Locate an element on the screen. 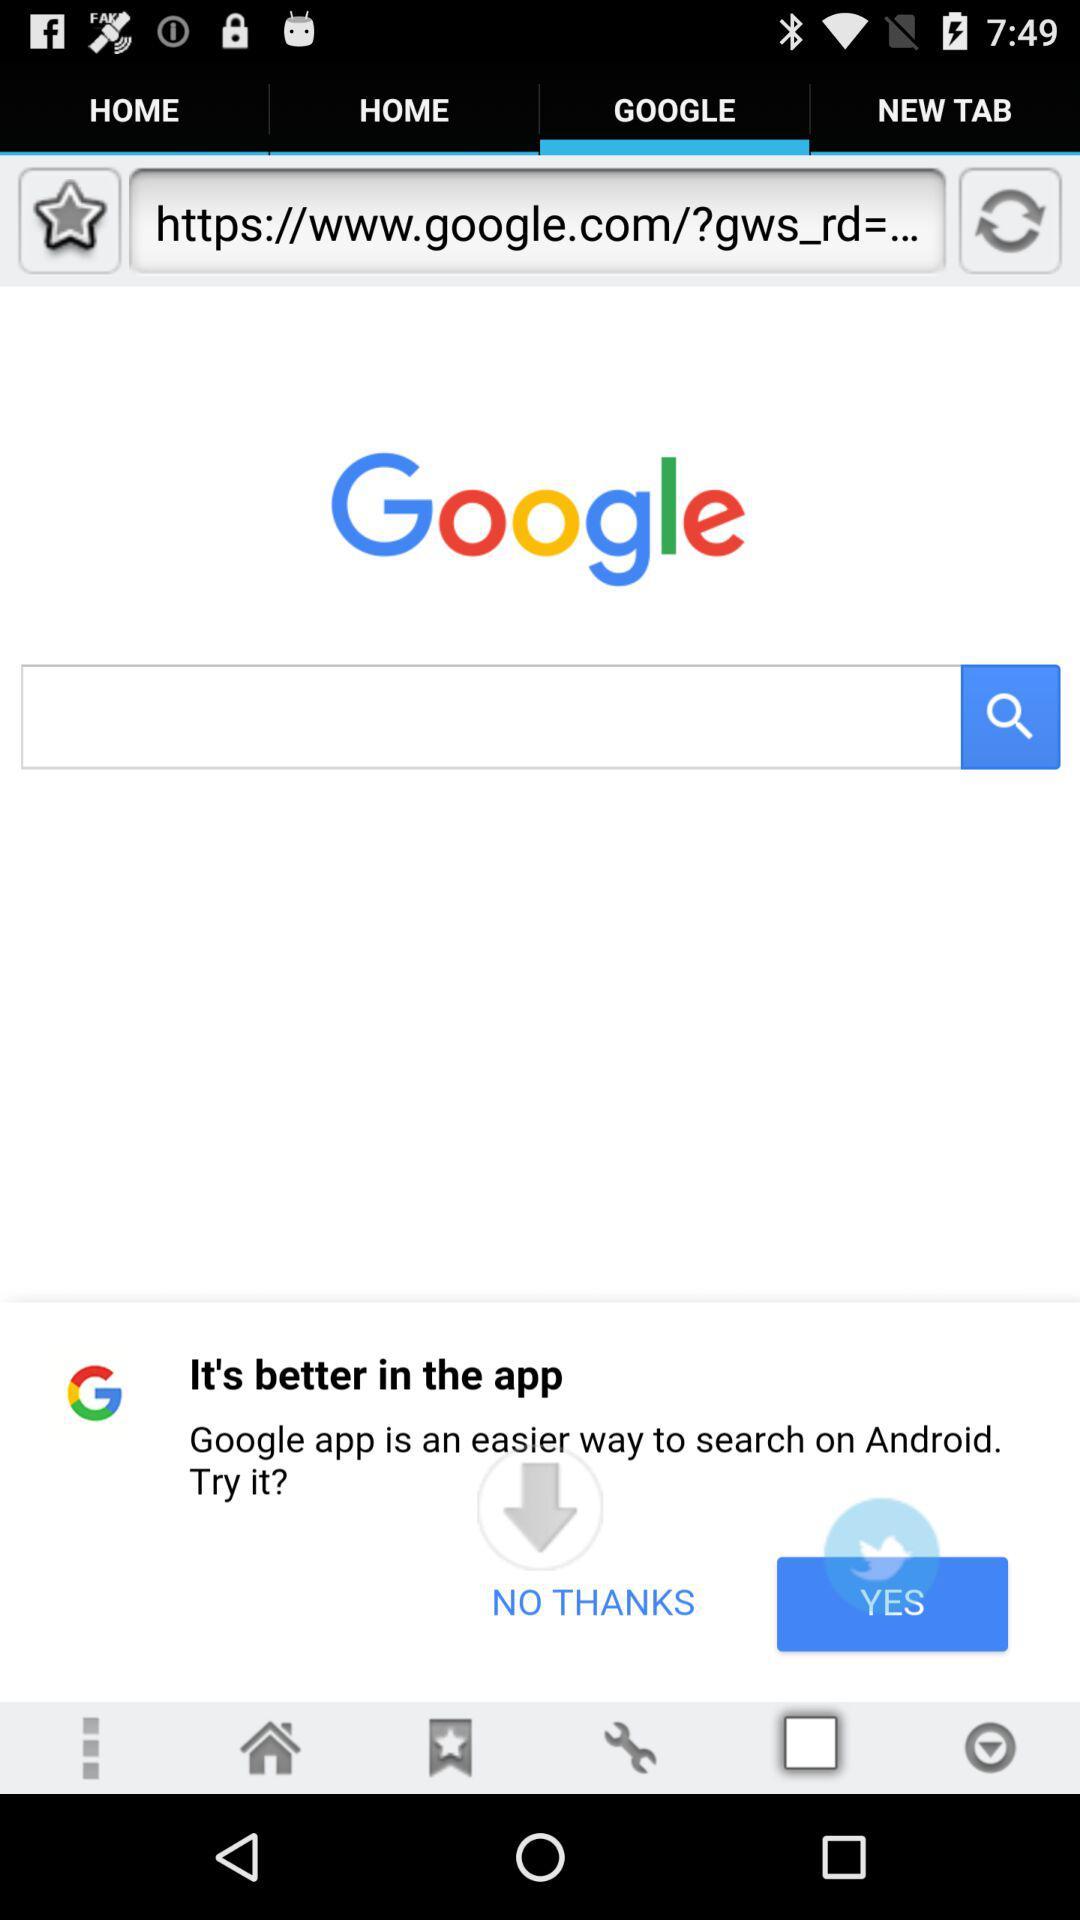 This screenshot has height=1920, width=1080. the arrow_downward icon is located at coordinates (540, 1613).